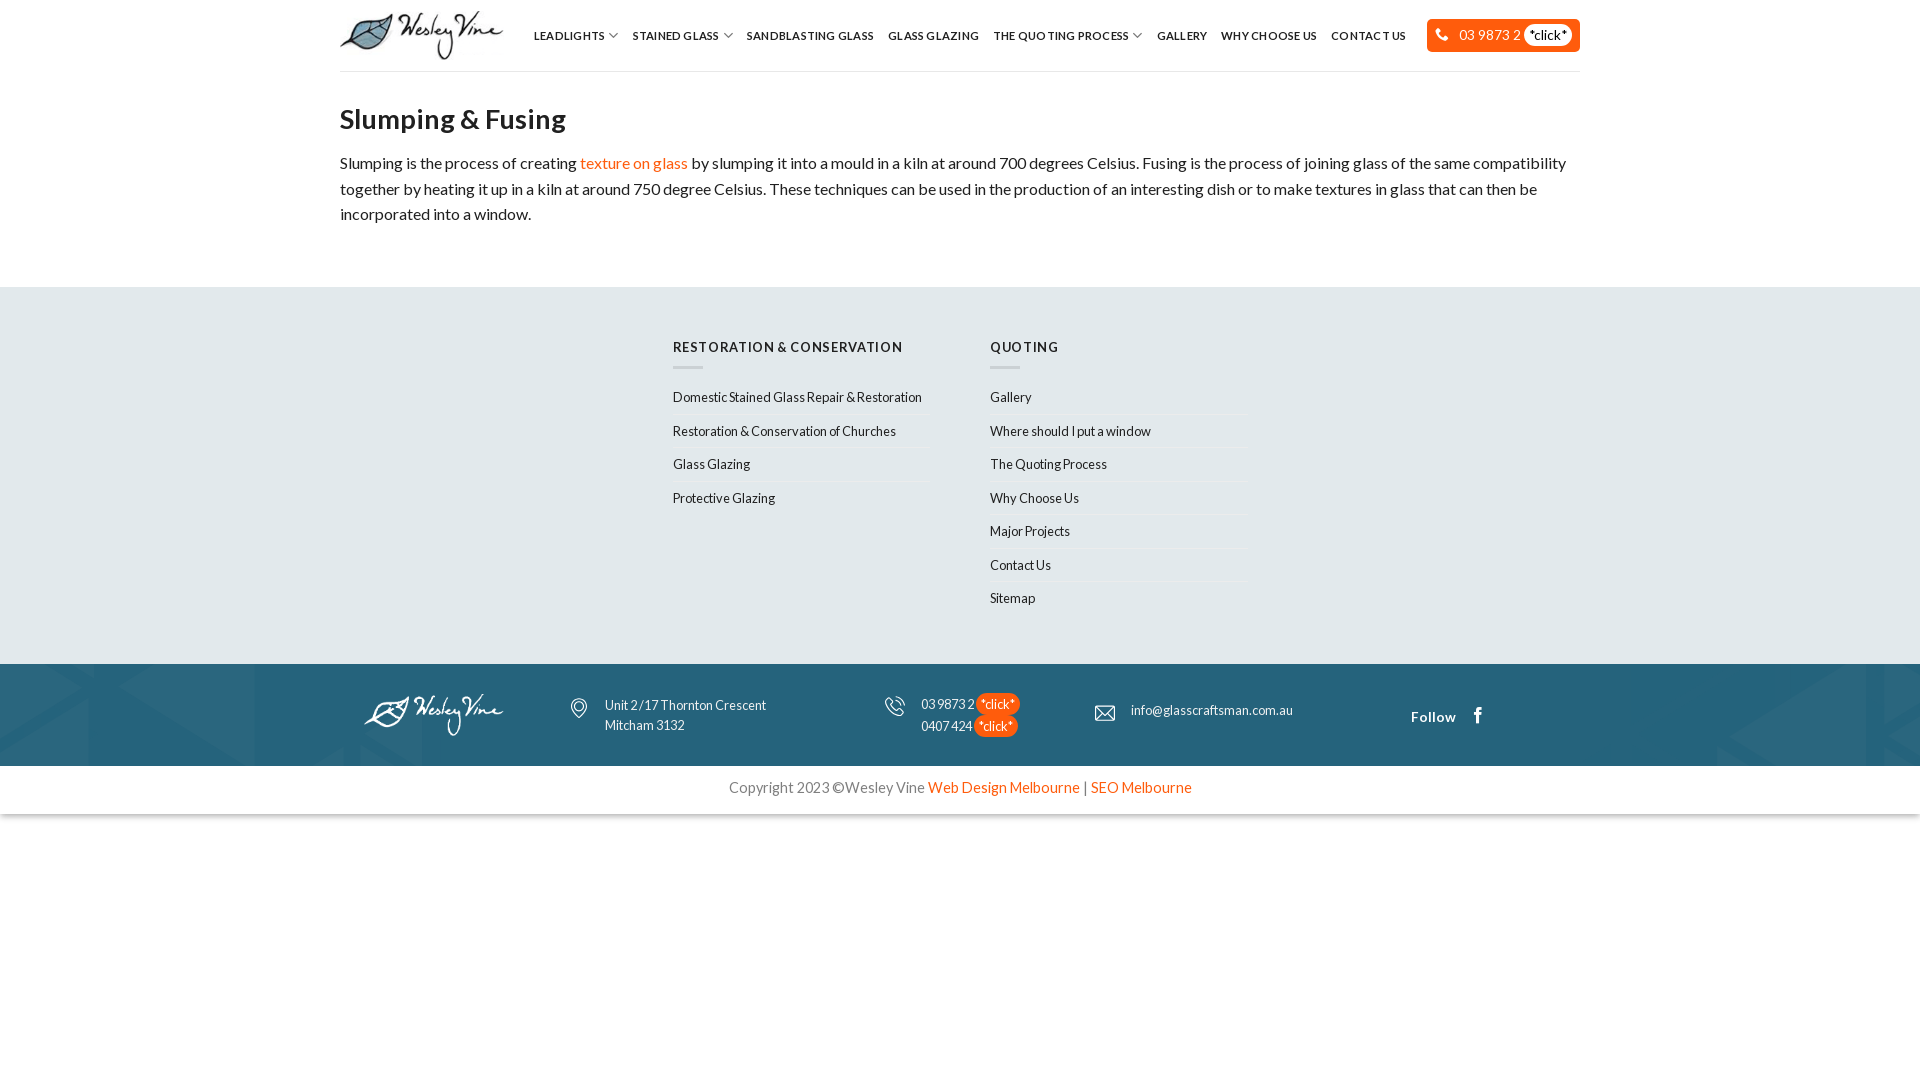 This screenshot has height=1080, width=1920. I want to click on 'info@glasscraftsman.com.au', so click(1211, 708).